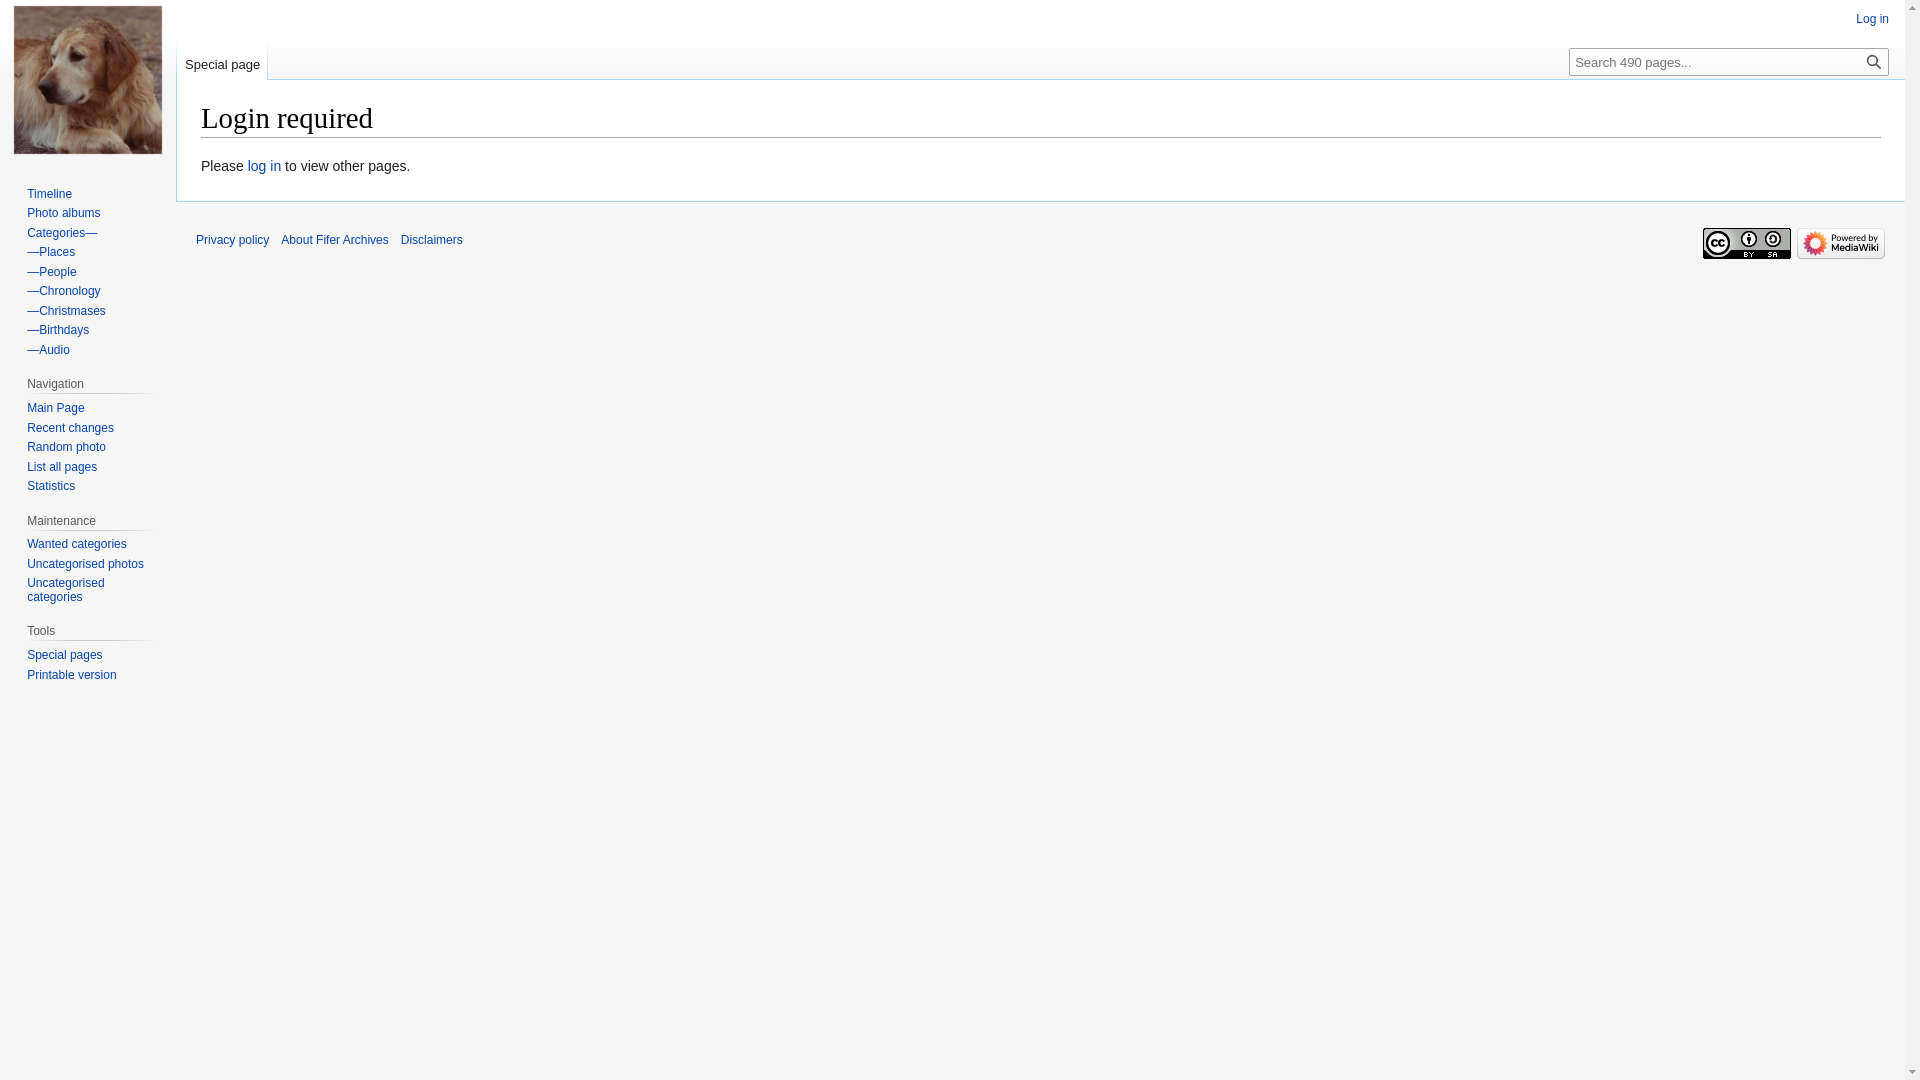  Describe the element at coordinates (1872, 60) in the screenshot. I see `'Search'` at that location.